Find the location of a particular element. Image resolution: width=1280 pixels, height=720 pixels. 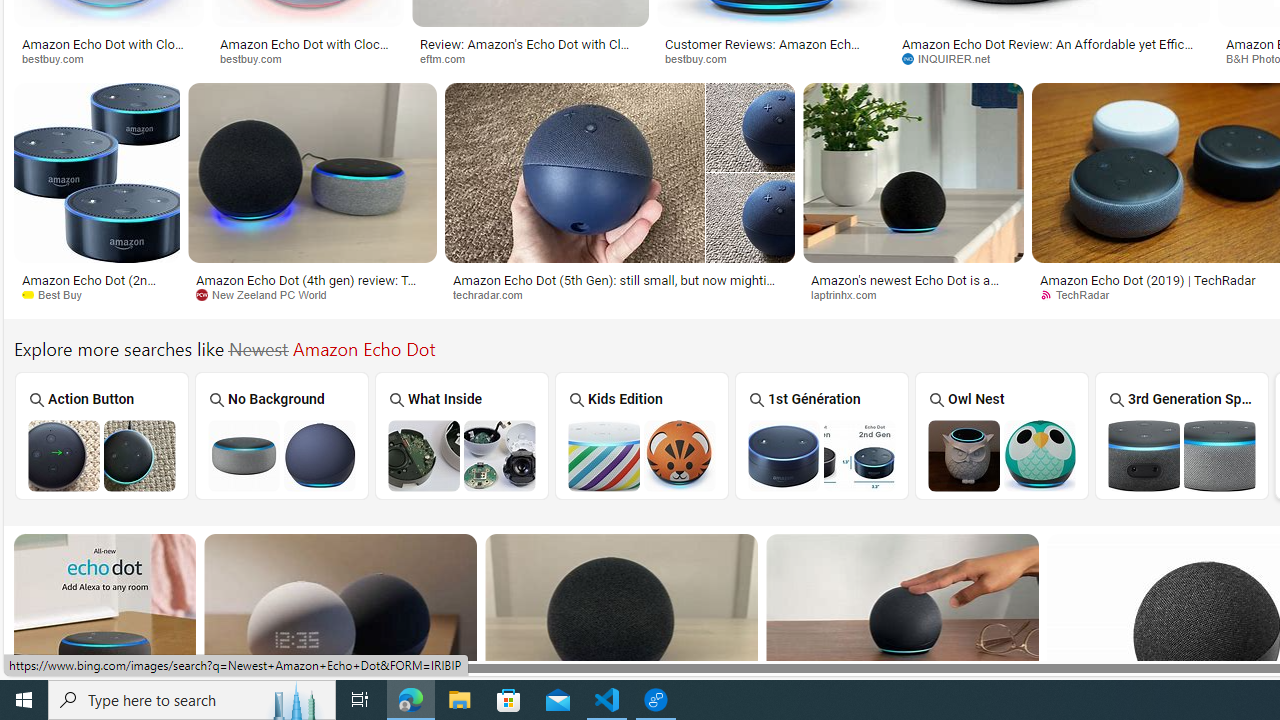

'TechRadar' is located at coordinates (1080, 294).